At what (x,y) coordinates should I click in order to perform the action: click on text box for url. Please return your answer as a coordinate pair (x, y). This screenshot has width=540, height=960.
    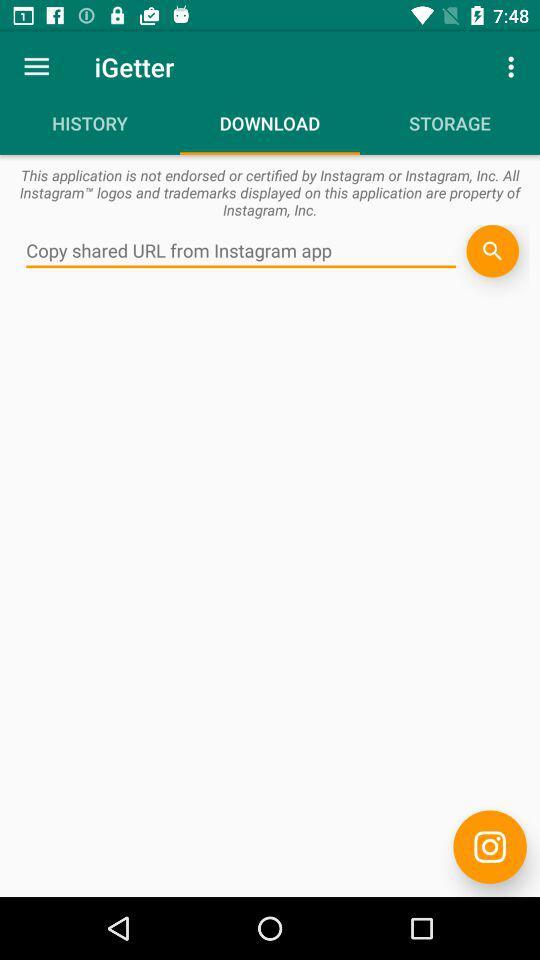
    Looking at the image, I should click on (241, 250).